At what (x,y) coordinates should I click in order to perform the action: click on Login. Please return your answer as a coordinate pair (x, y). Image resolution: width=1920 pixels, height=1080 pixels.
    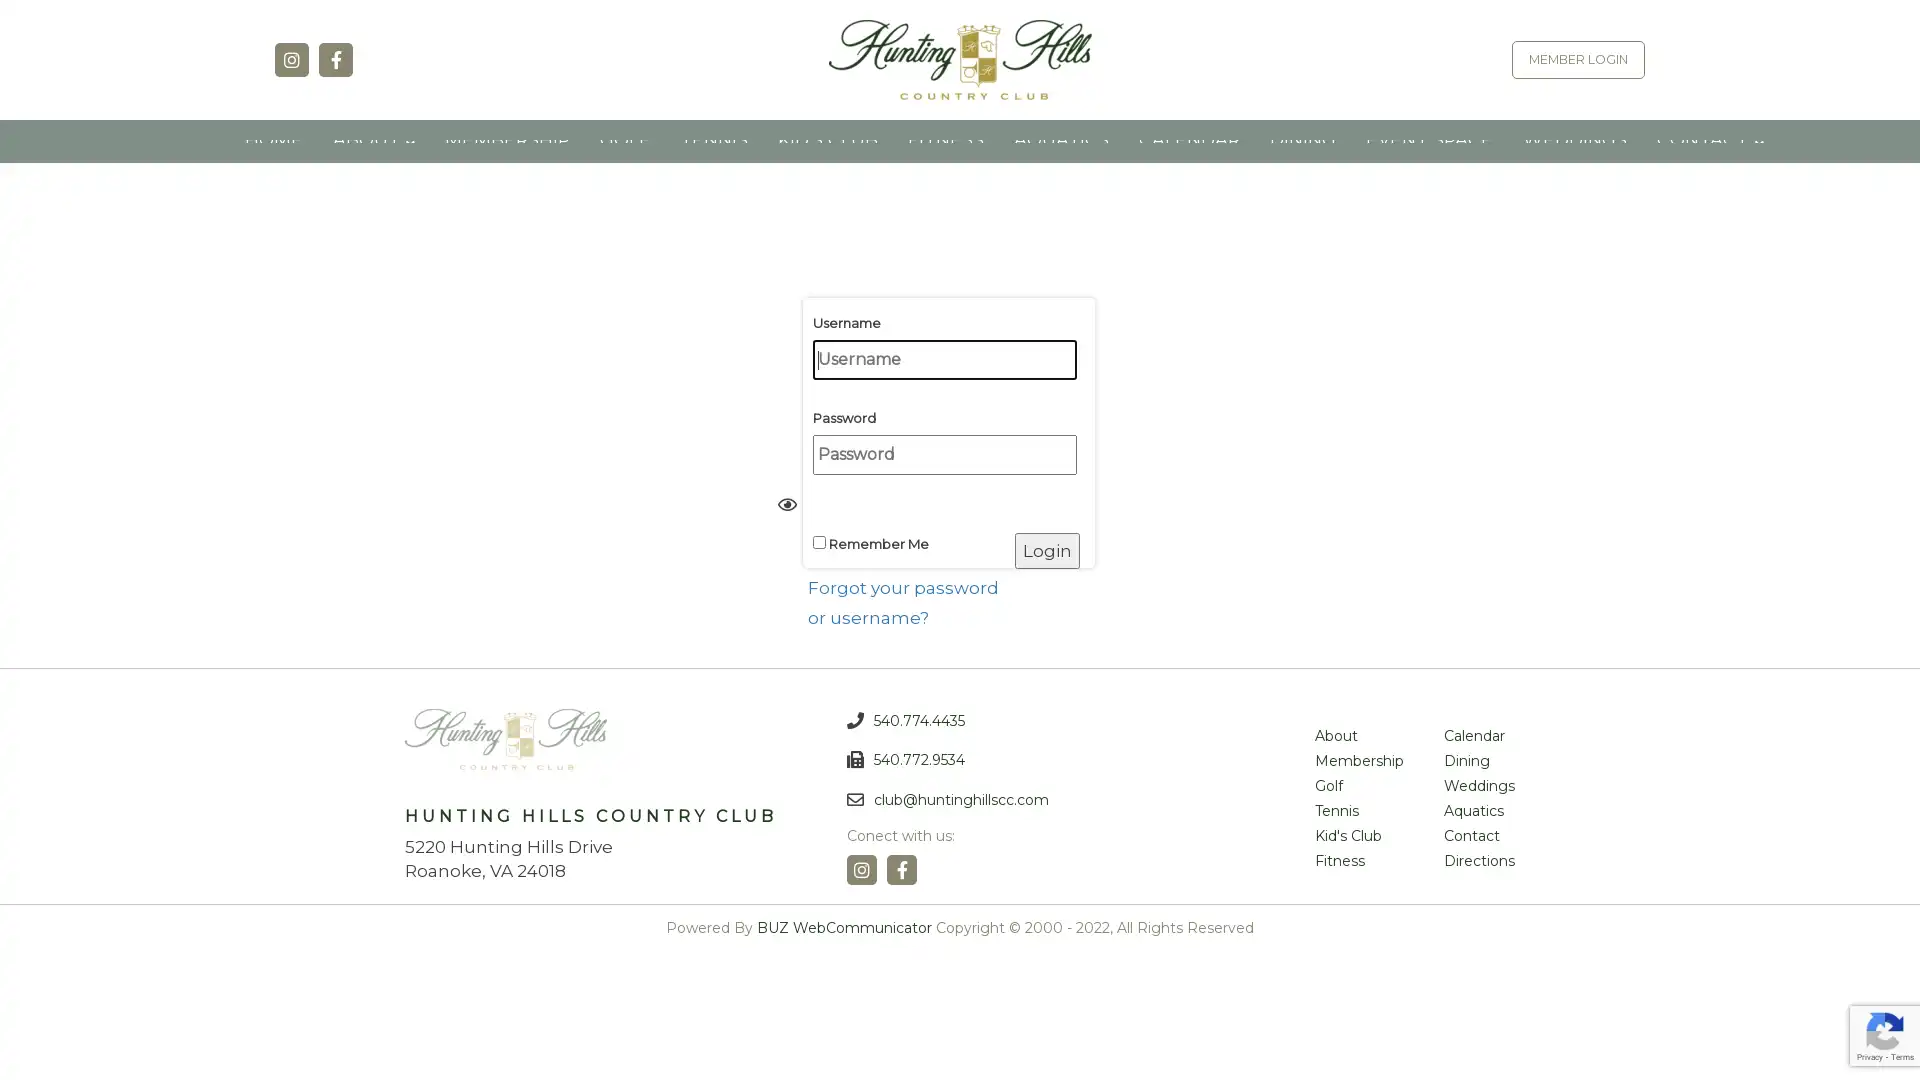
    Looking at the image, I should click on (1046, 566).